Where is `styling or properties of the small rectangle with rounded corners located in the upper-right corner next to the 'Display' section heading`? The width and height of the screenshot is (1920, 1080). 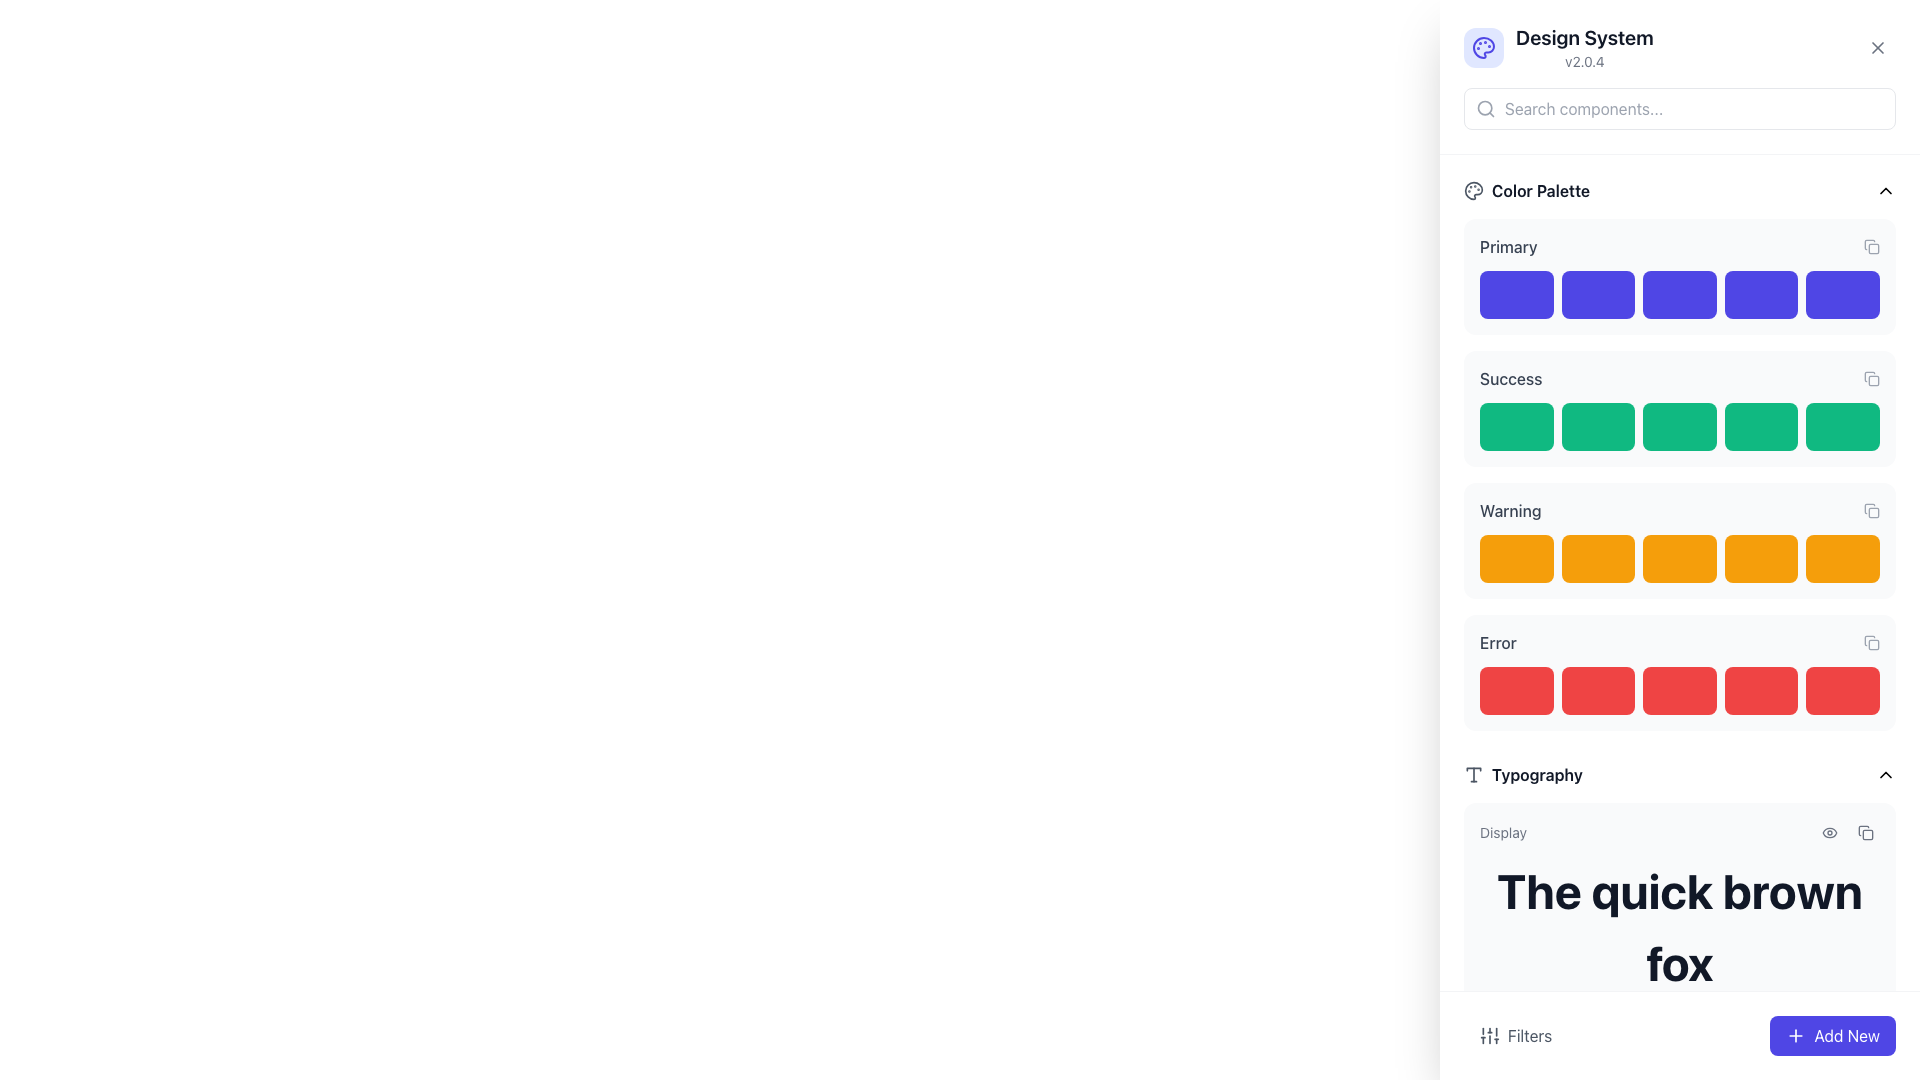 styling or properties of the small rectangle with rounded corners located in the upper-right corner next to the 'Display' section heading is located at coordinates (1866, 834).